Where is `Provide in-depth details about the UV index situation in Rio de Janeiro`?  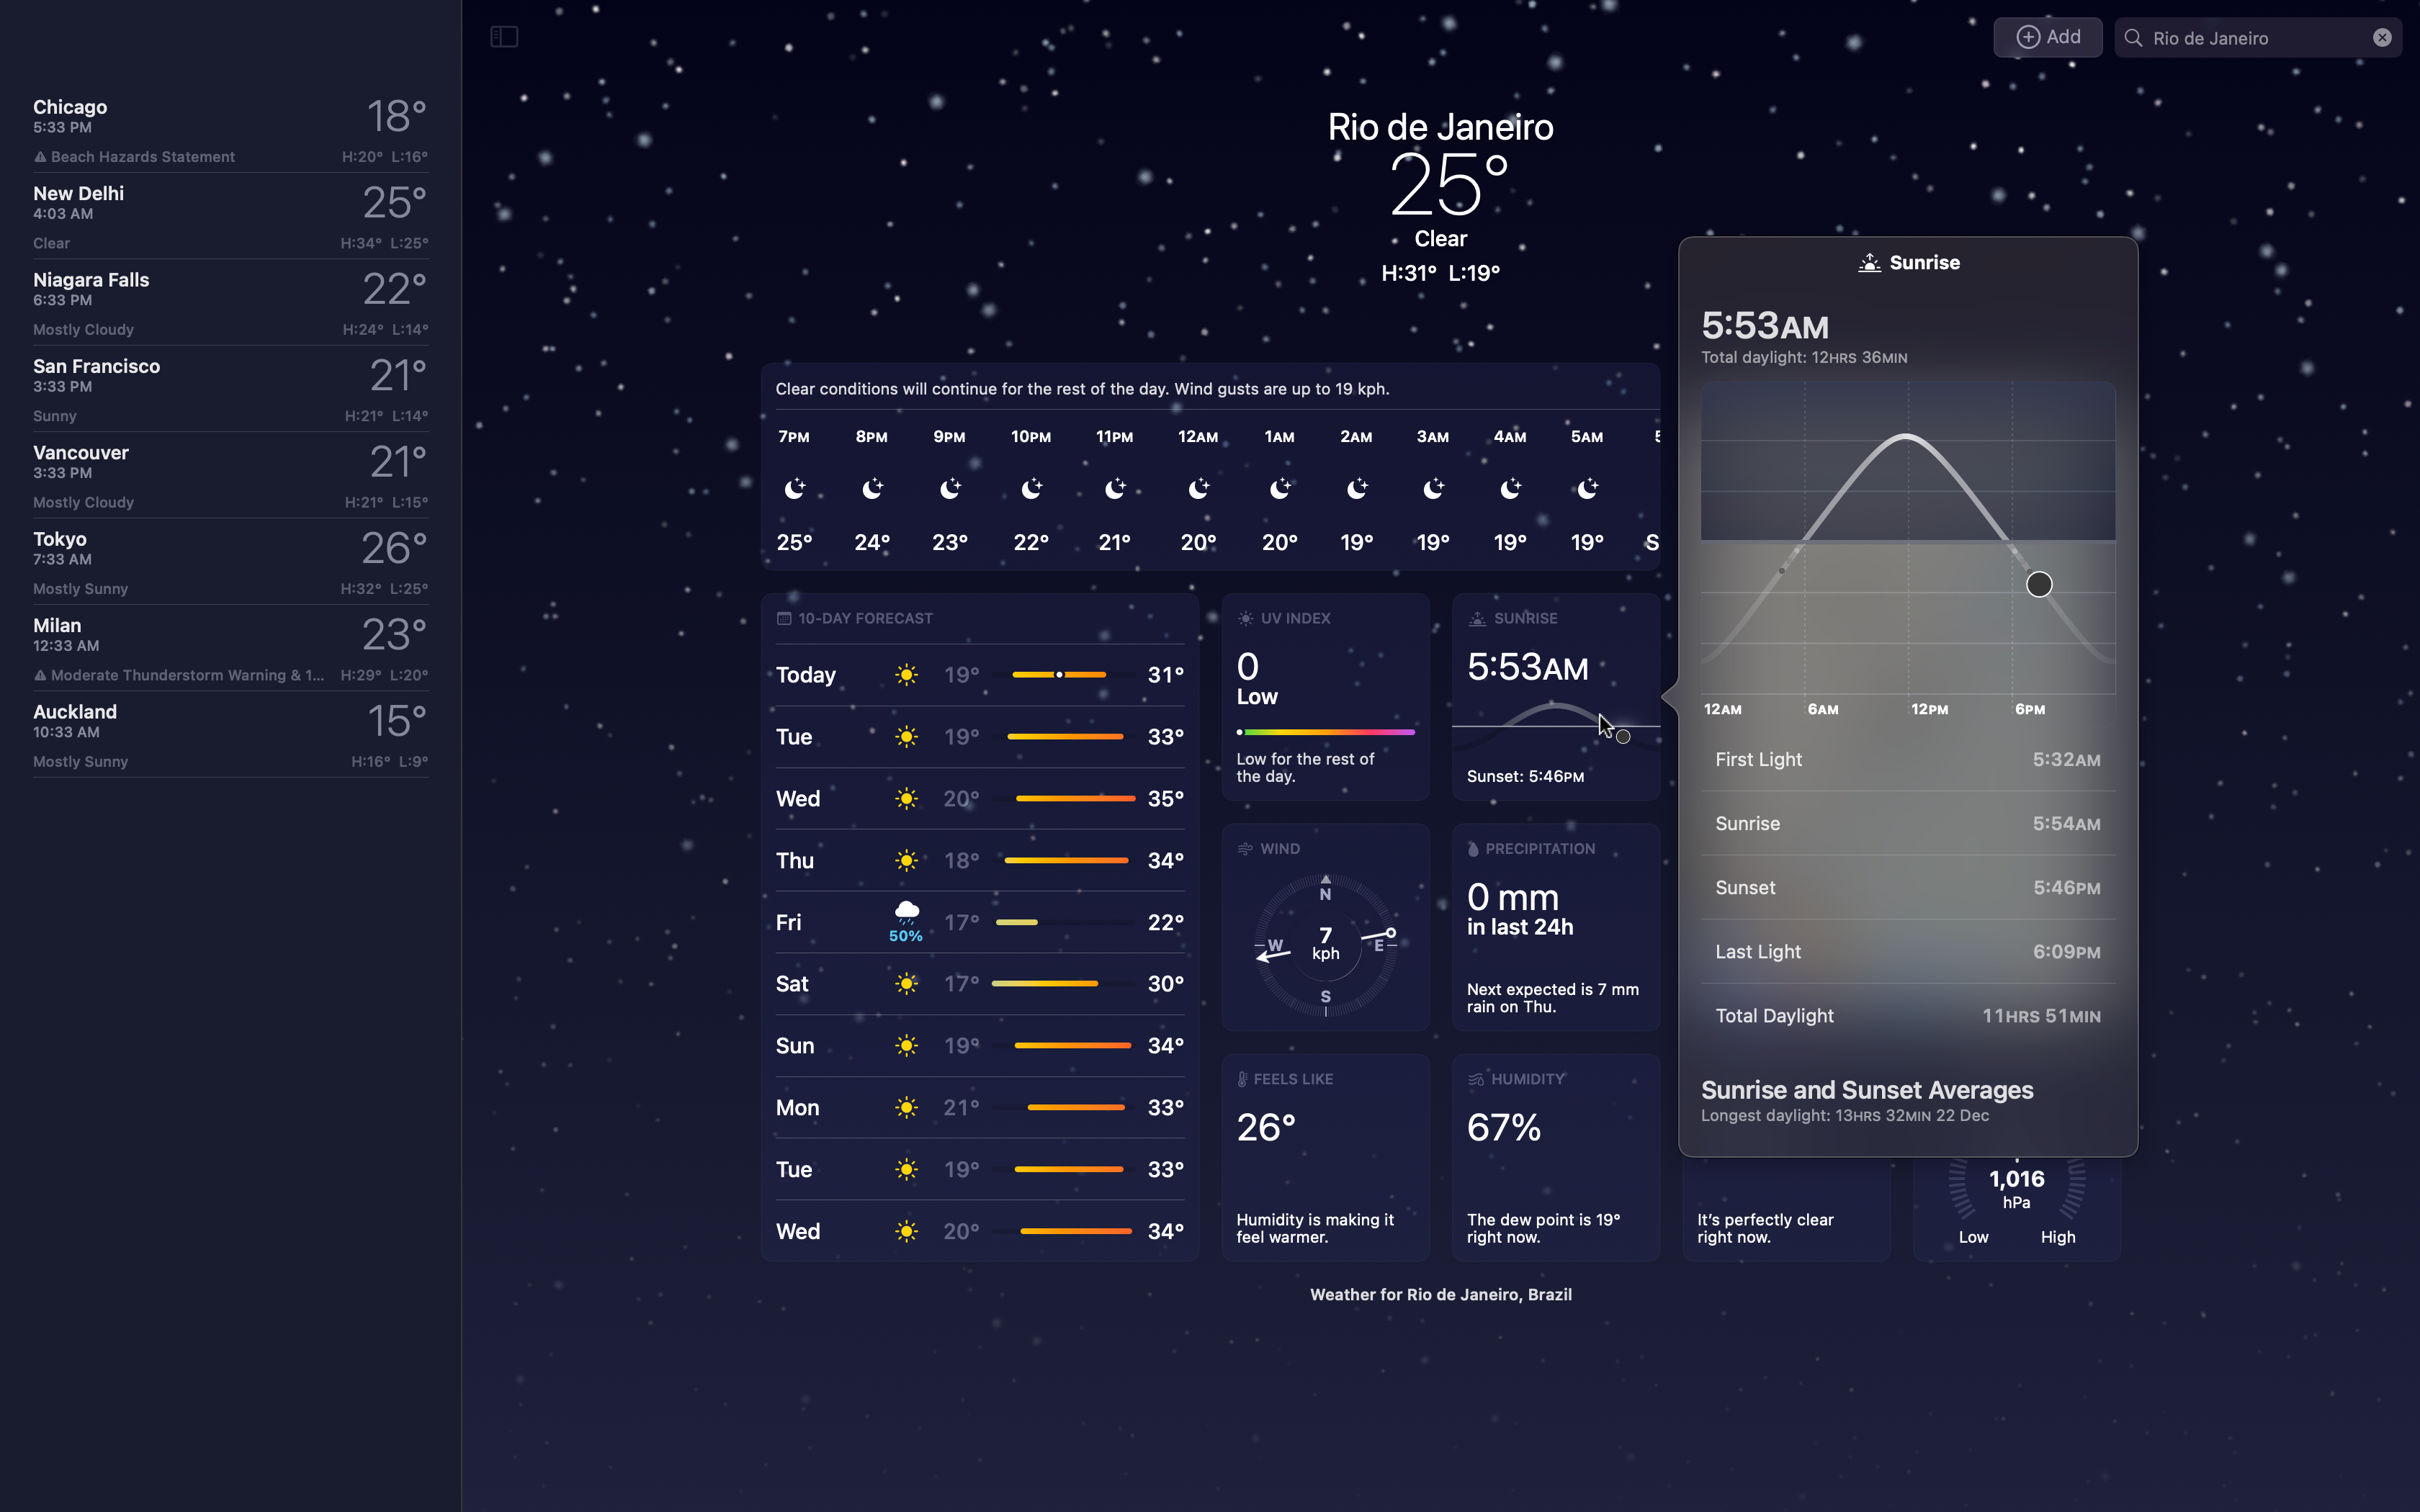
Provide in-depth details about the UV index situation in Rio de Janeiro is located at coordinates (1325, 699).